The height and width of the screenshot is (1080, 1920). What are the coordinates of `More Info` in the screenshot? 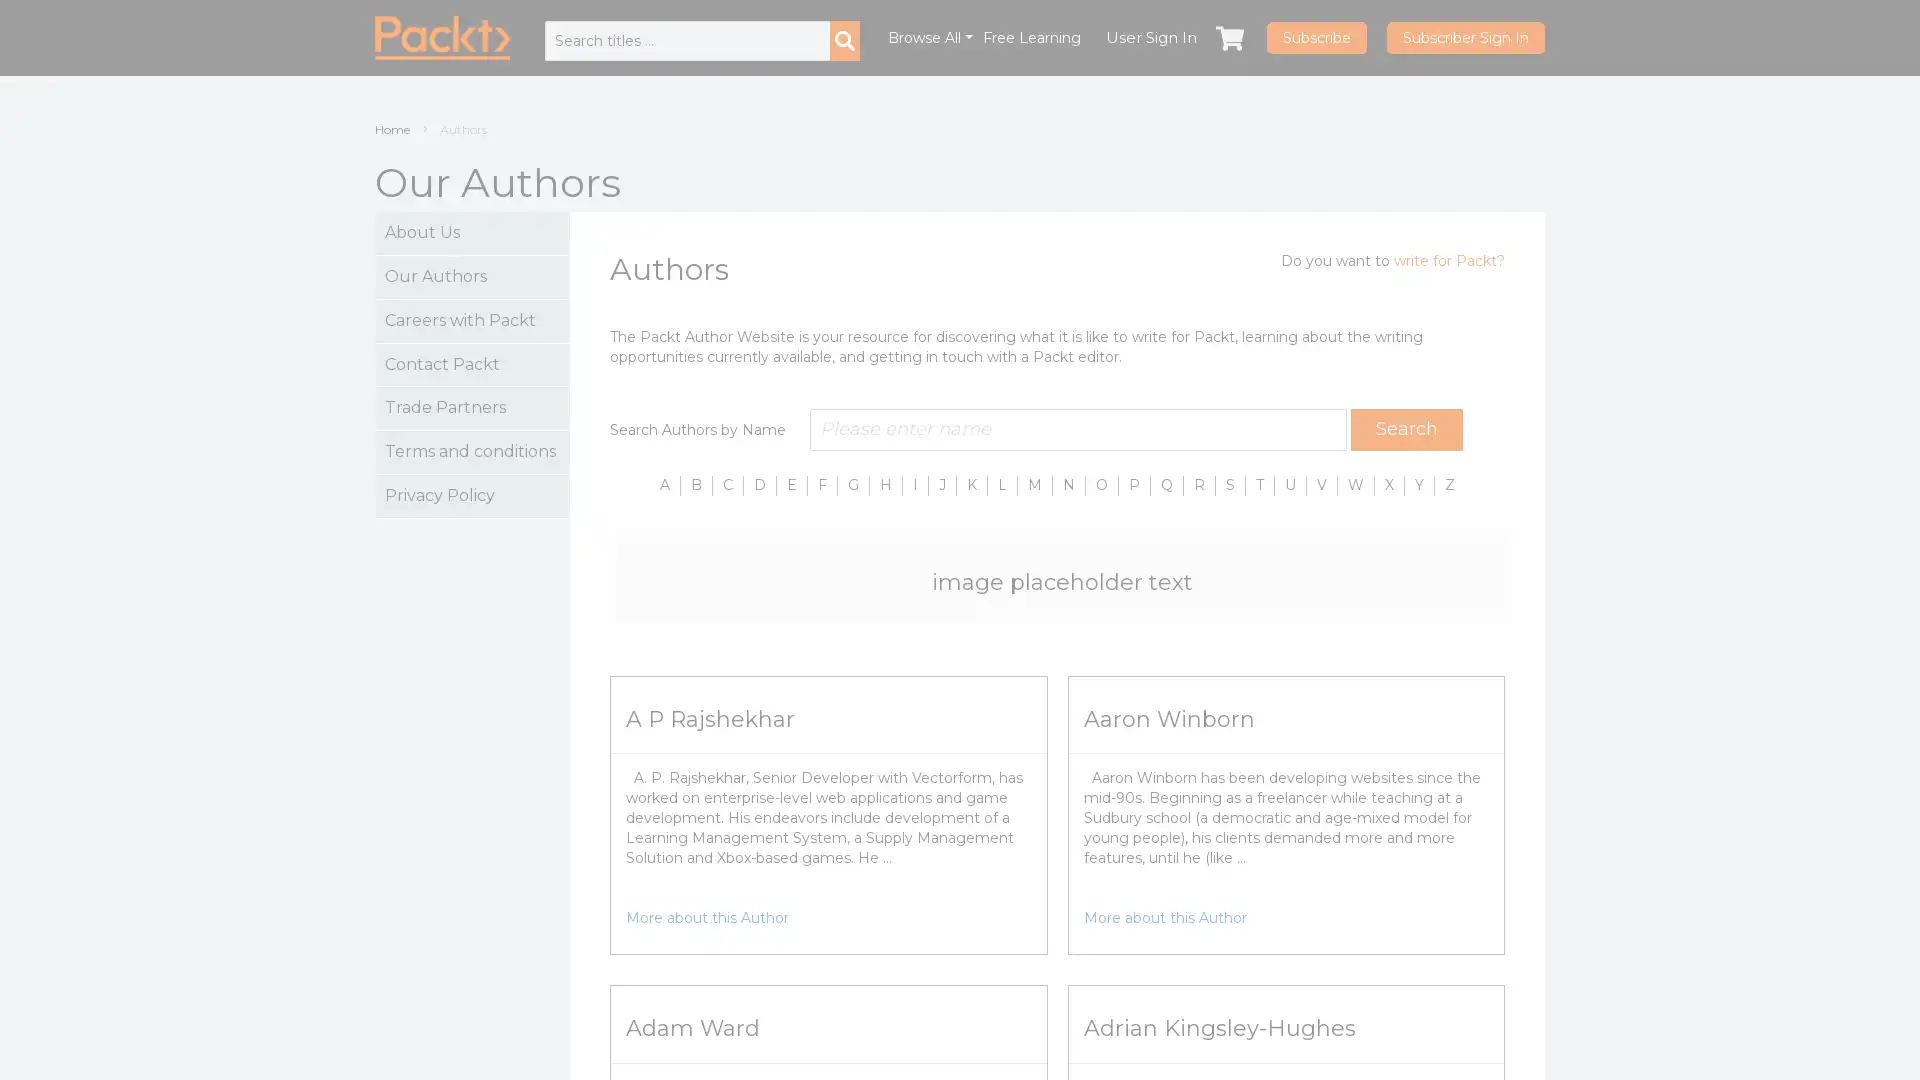 It's located at (1635, 1037).